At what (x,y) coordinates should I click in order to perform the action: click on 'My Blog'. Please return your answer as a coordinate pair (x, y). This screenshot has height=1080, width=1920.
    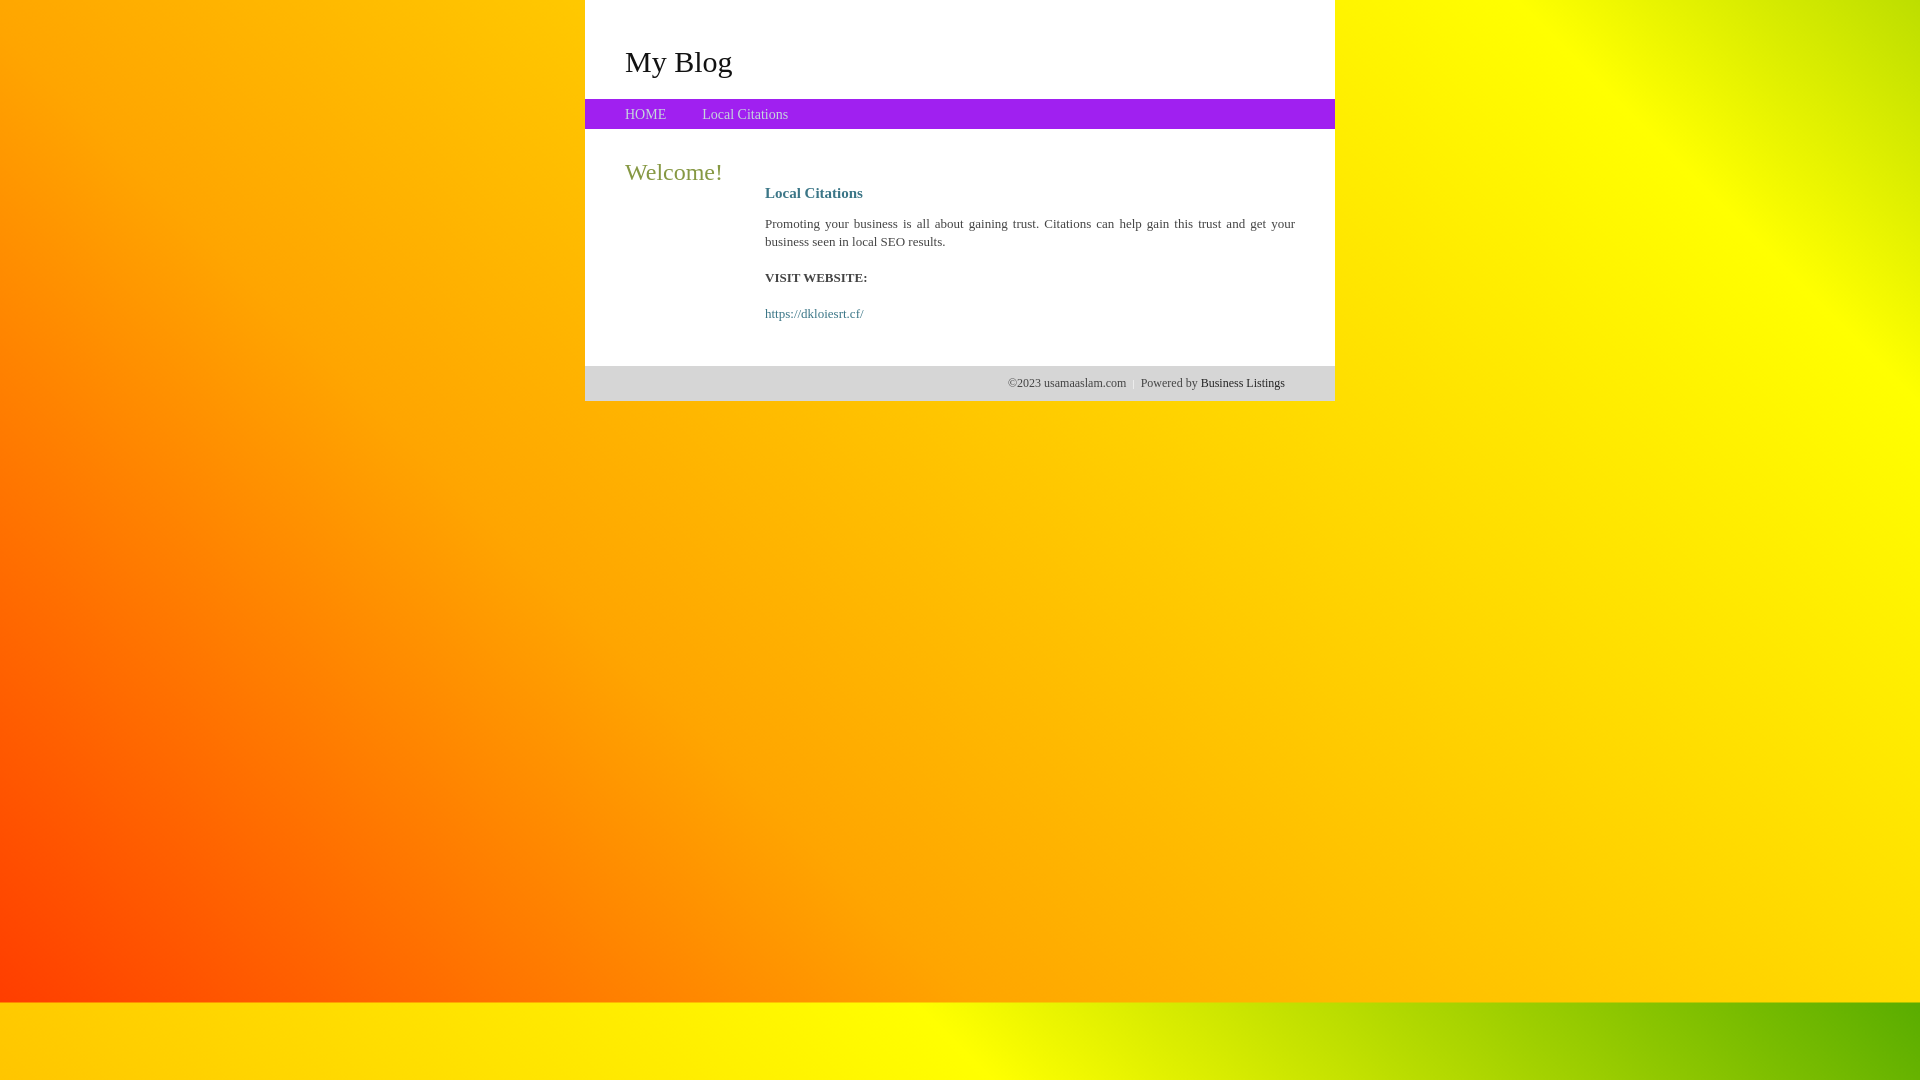
    Looking at the image, I should click on (678, 60).